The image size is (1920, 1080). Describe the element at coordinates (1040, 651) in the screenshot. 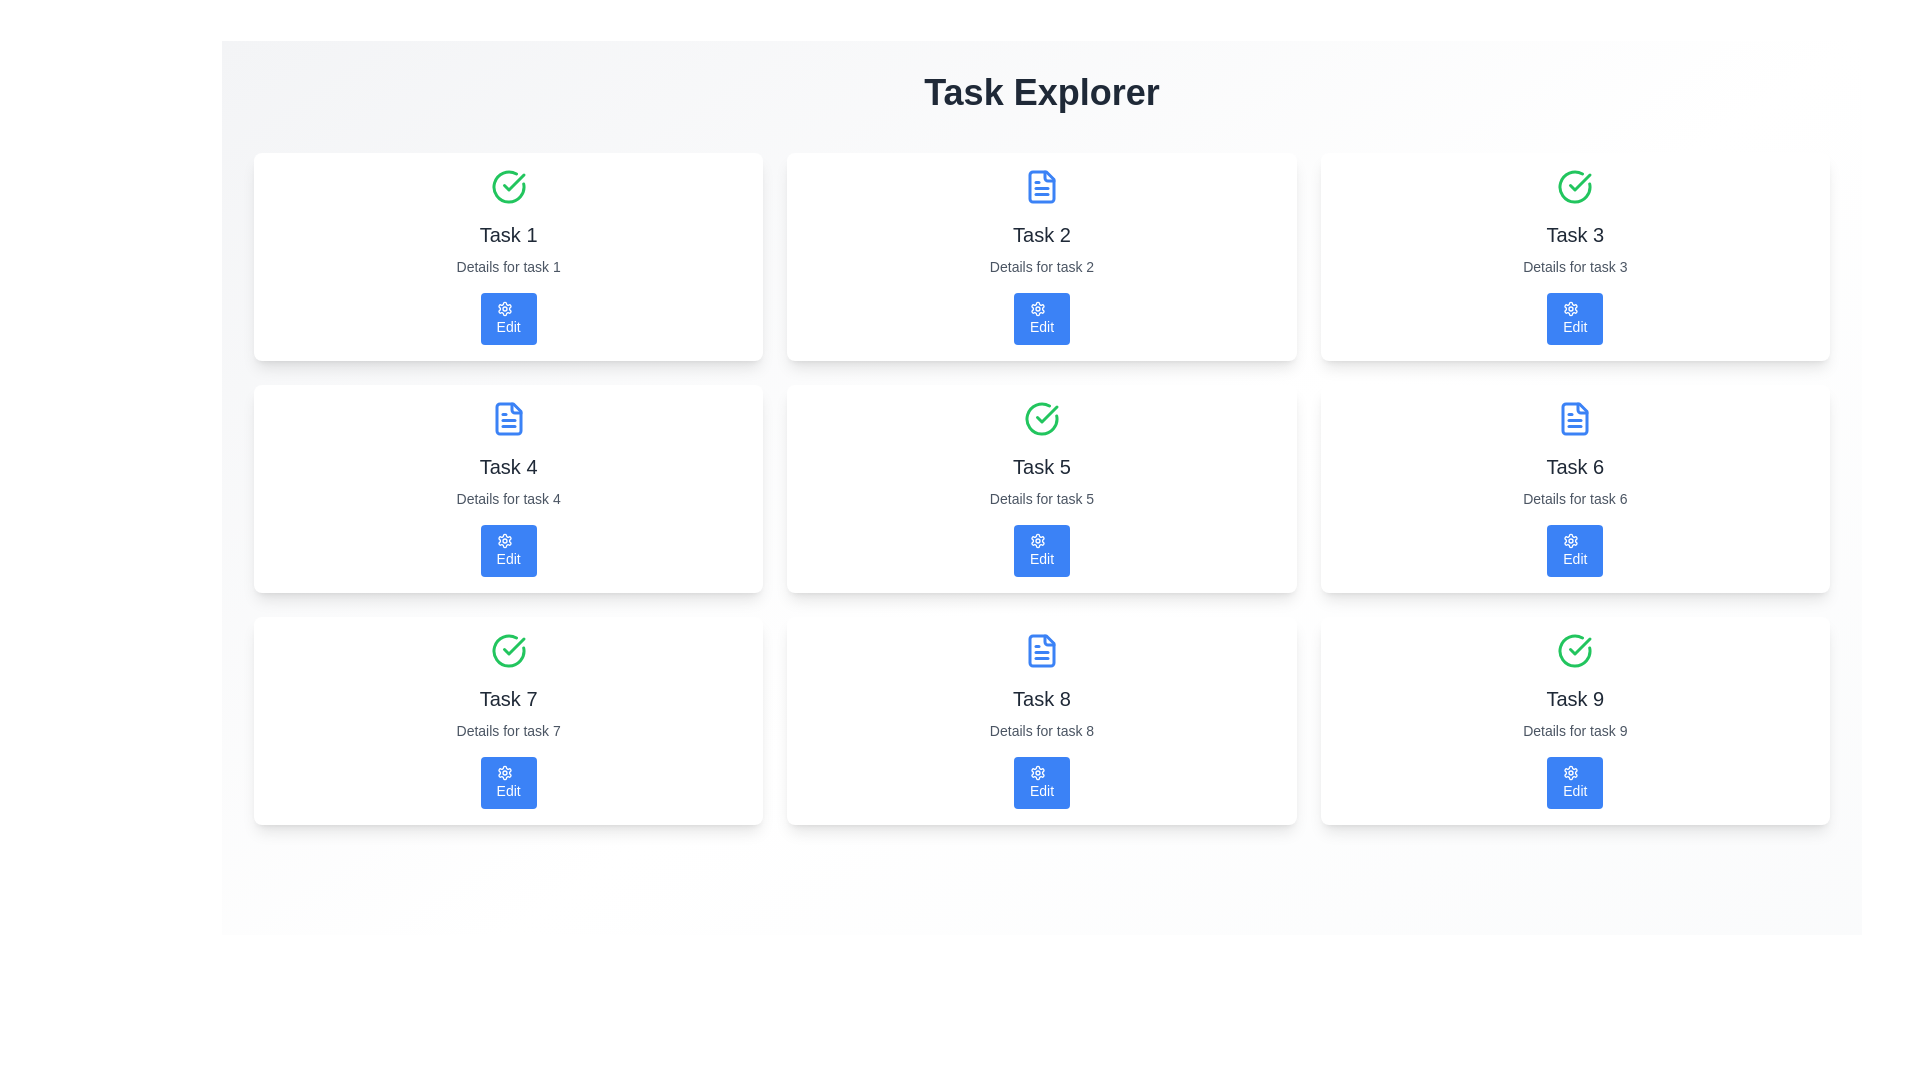

I see `the blue document-like SVG icon located at the top-center of the 'Task 8' card, which is visually recognizable by its distinct color and position above the text 'Task 8'` at that location.